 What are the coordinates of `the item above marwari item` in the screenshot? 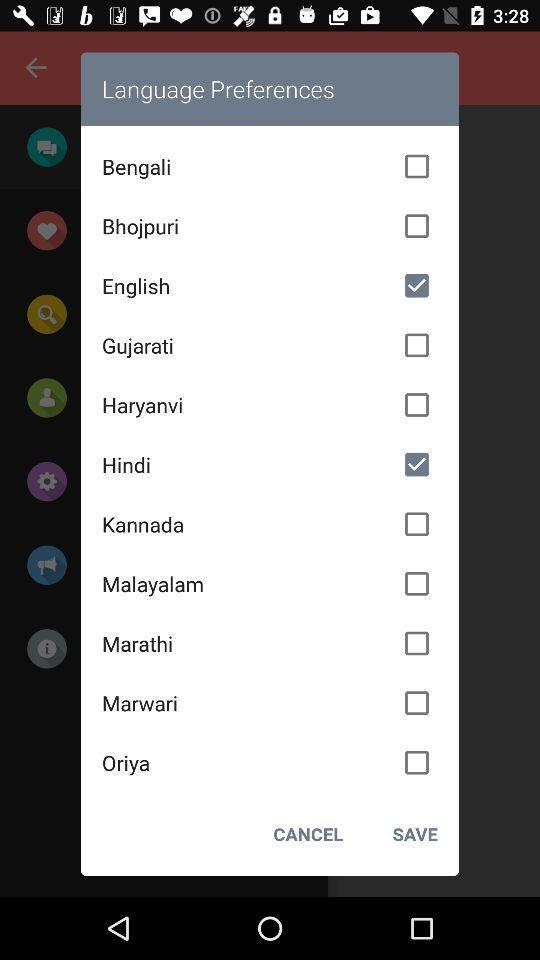 It's located at (270, 642).